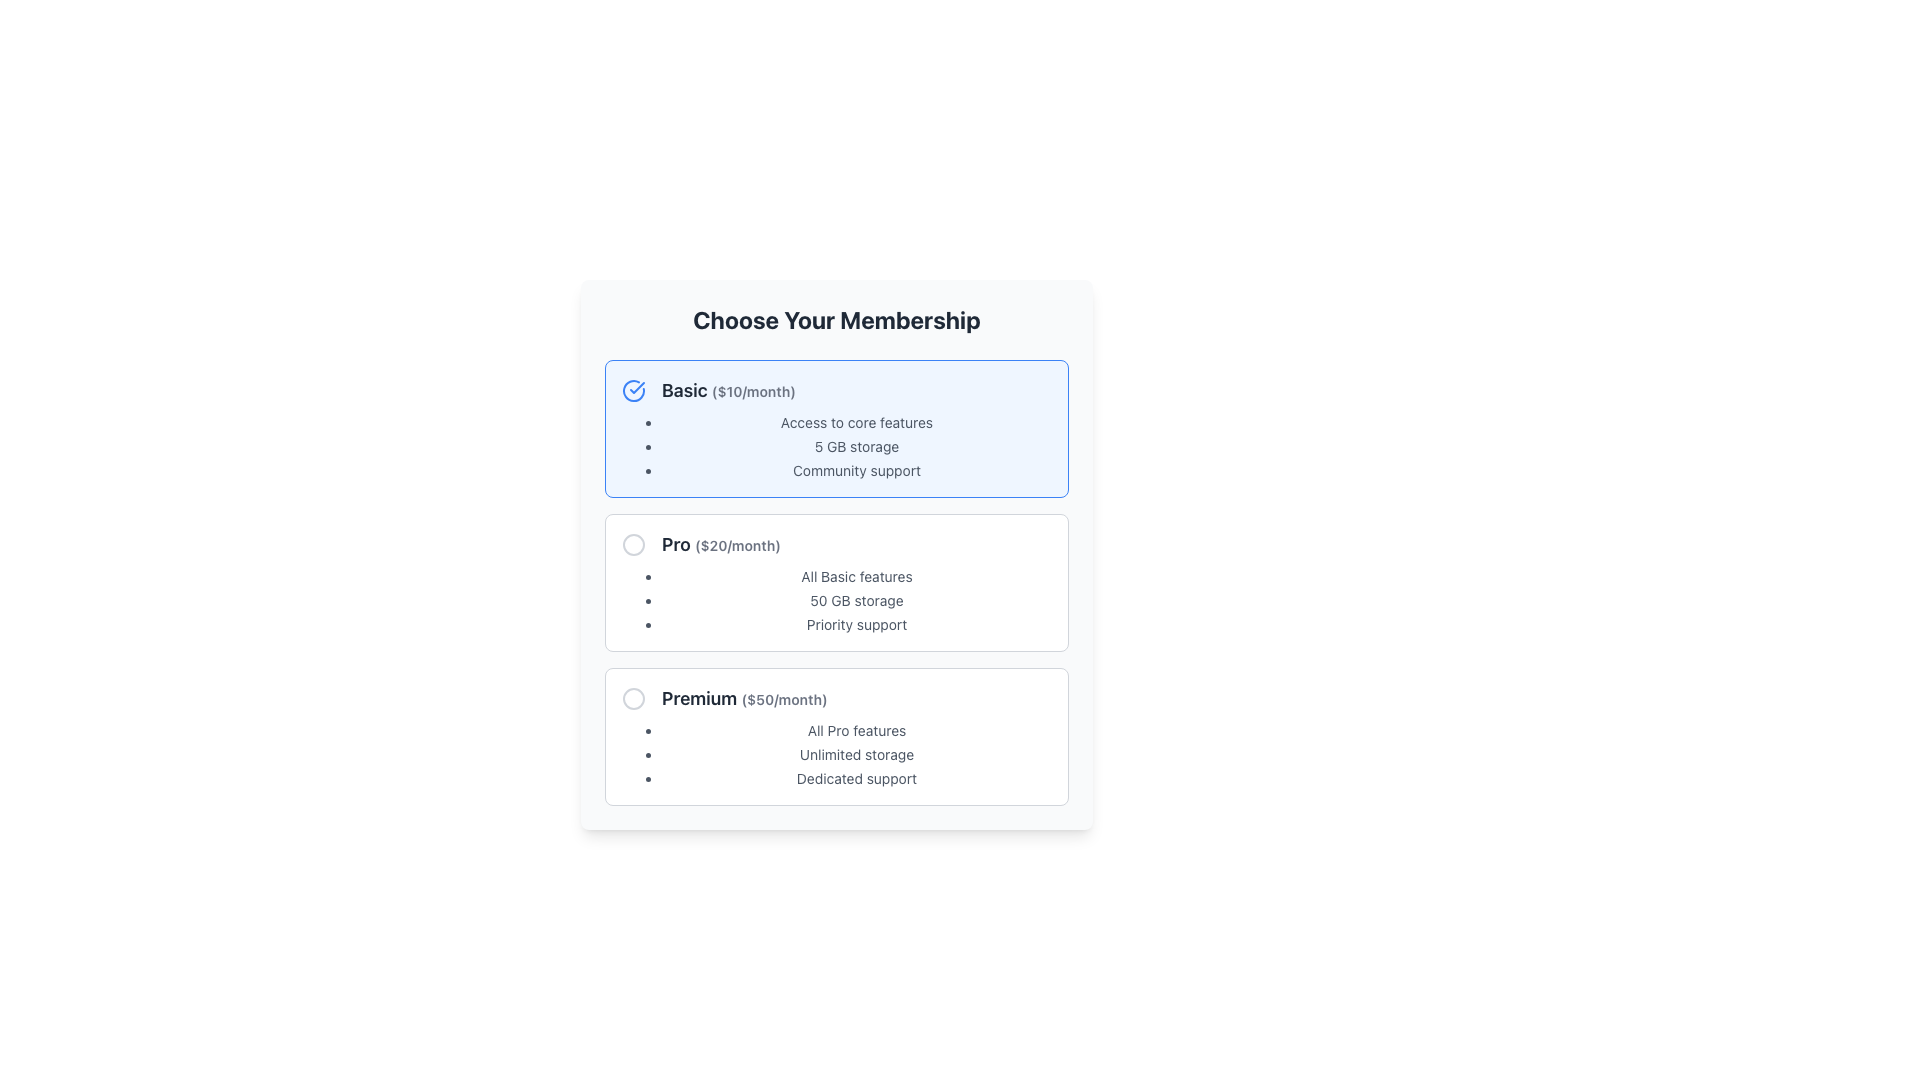  I want to click on the blue checkmark icon within the circular outline that confirms selection in the 'Basic' membership section, so click(636, 388).